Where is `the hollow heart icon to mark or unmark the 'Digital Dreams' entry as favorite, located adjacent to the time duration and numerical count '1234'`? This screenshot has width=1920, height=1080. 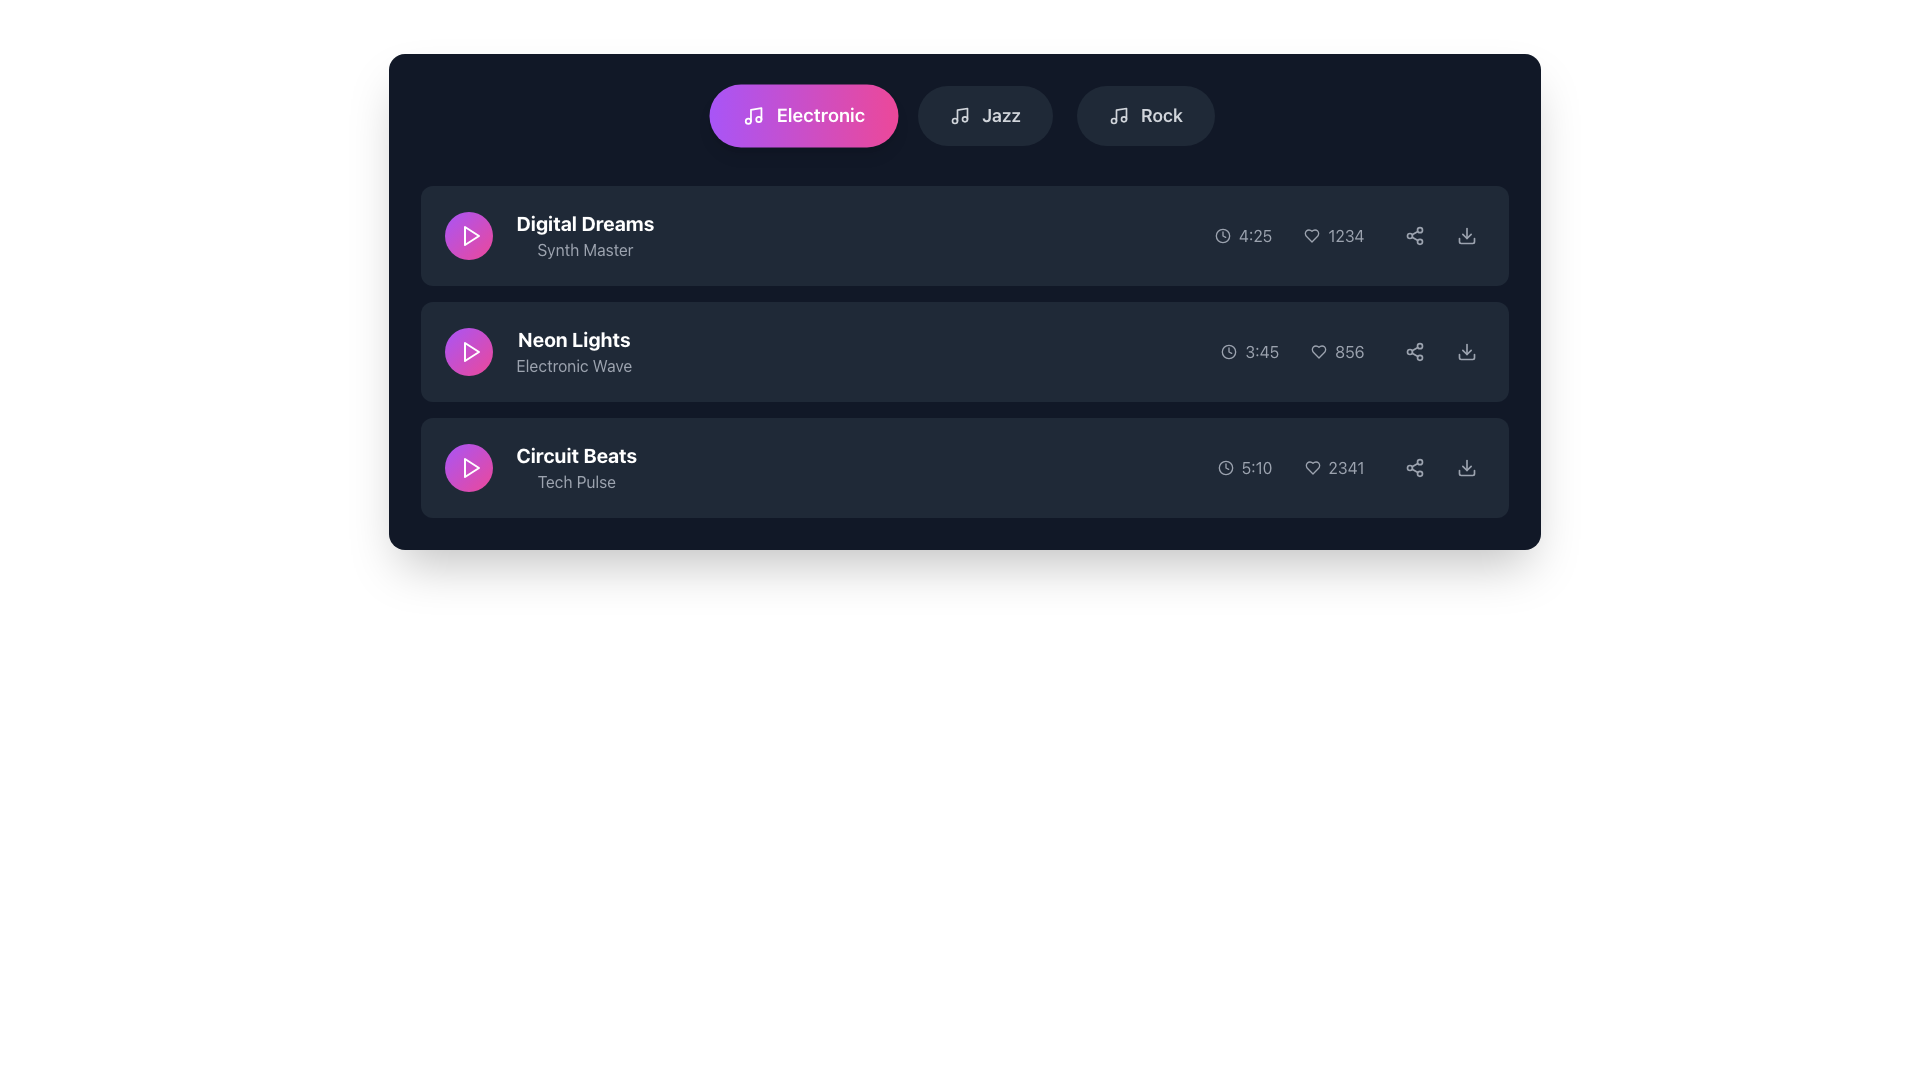
the hollow heart icon to mark or unmark the 'Digital Dreams' entry as favorite, located adjacent to the time duration and numerical count '1234' is located at coordinates (1312, 234).